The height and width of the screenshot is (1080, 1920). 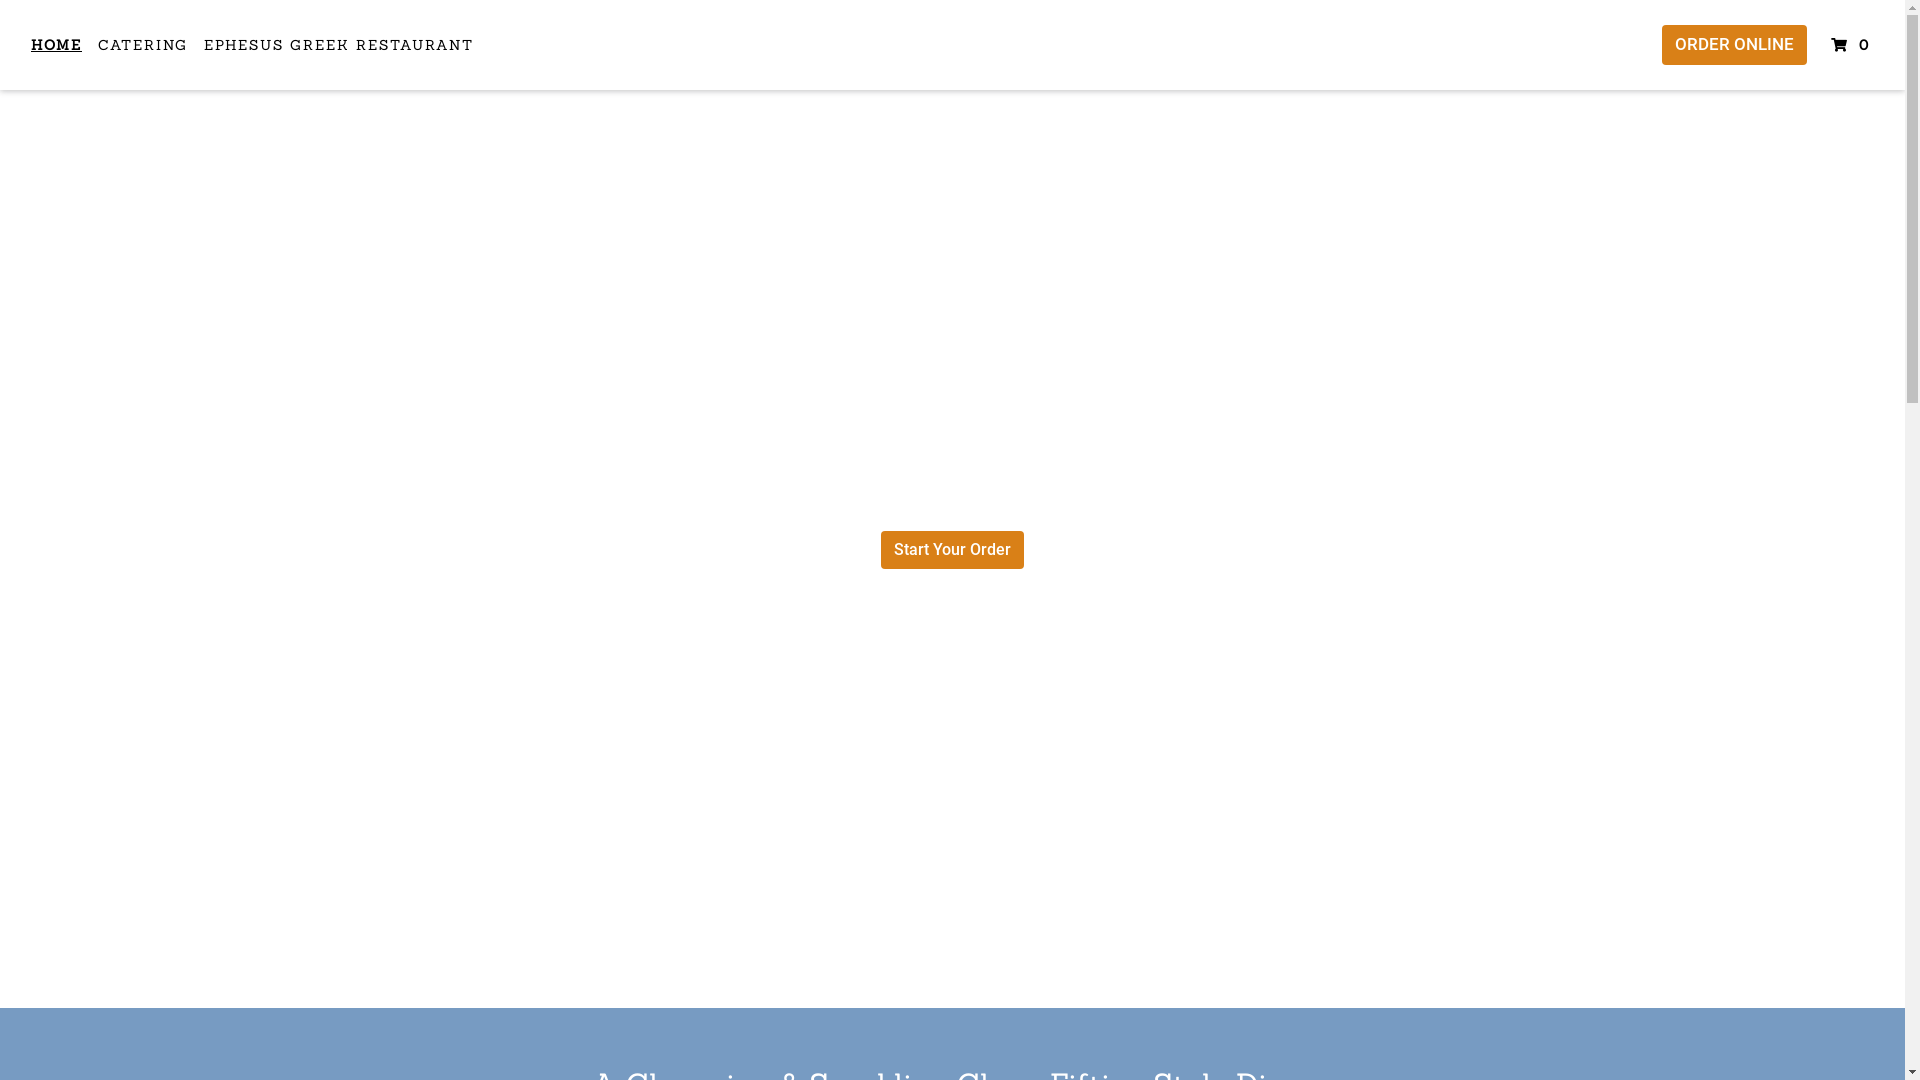 What do you see at coordinates (1851, 44) in the screenshot?
I see `'0` at bounding box center [1851, 44].